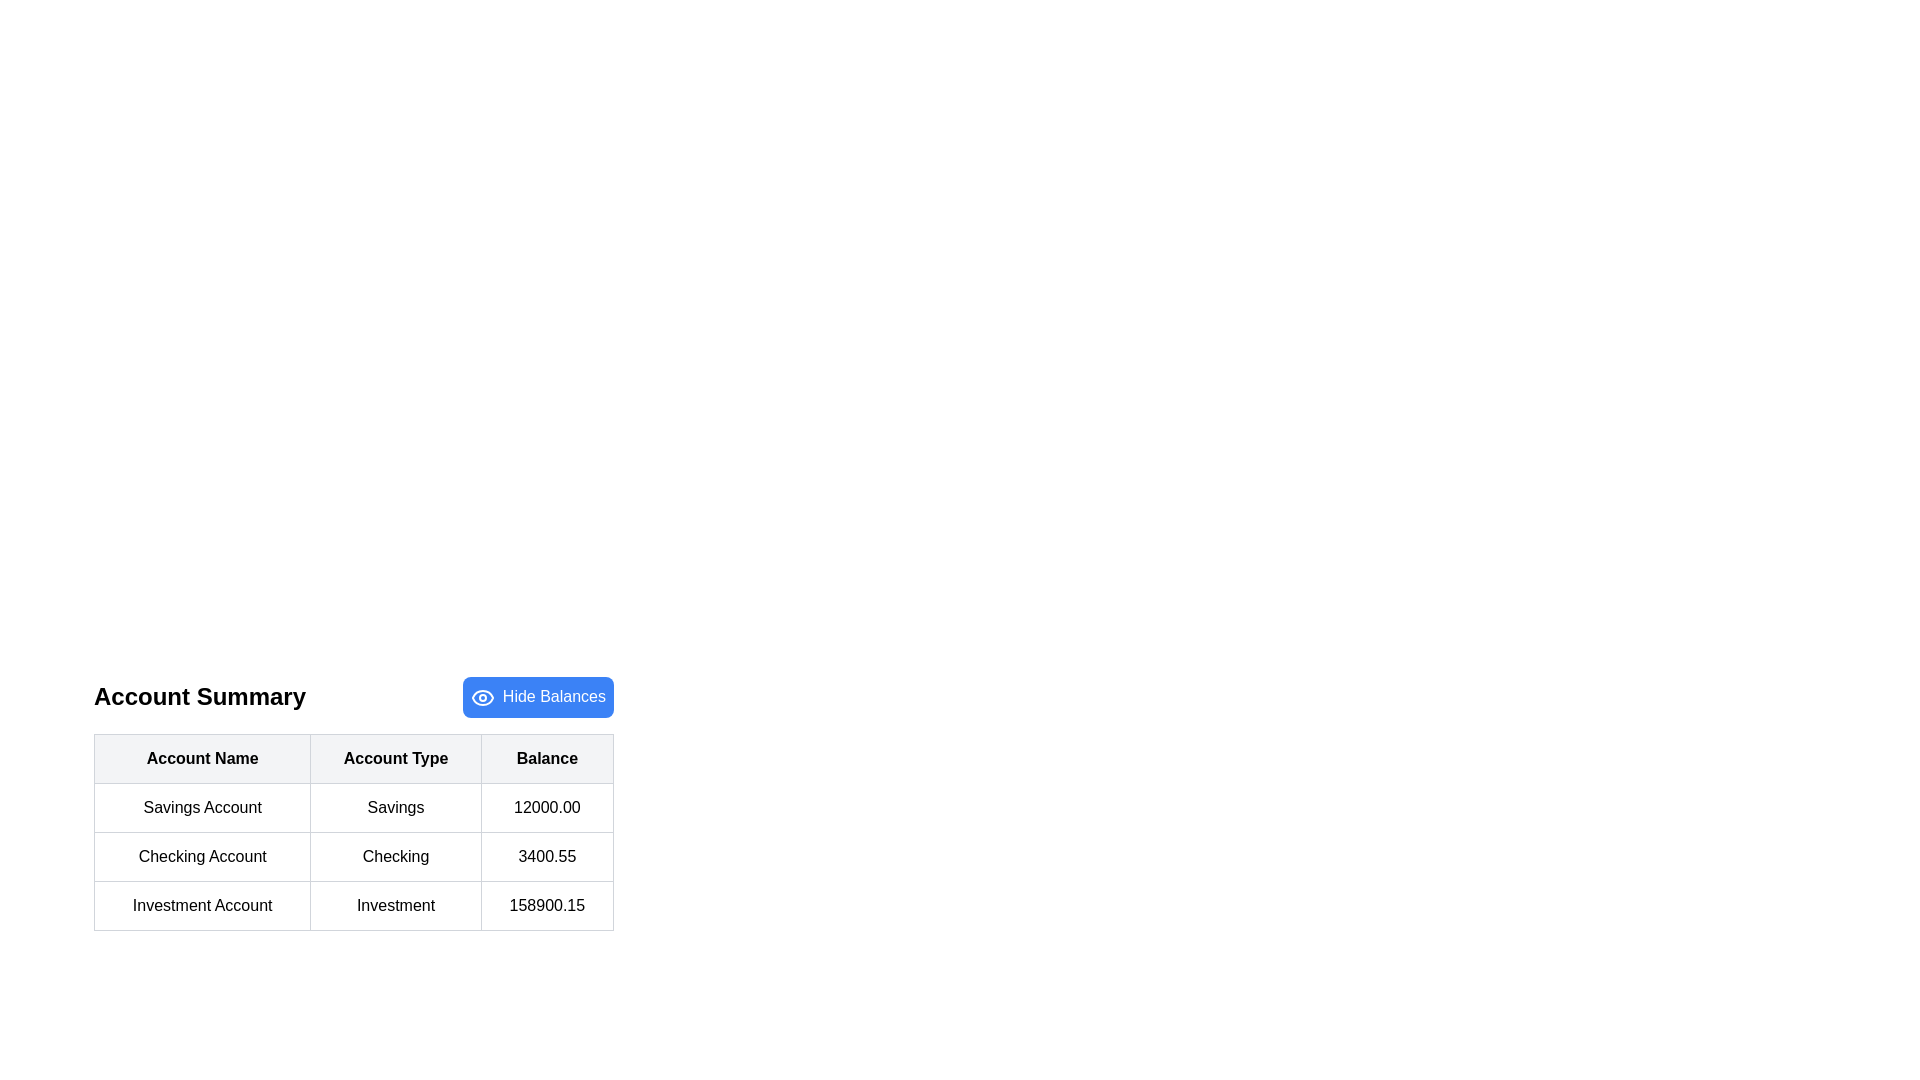 The width and height of the screenshot is (1920, 1080). I want to click on the text block displaying the numeric value '158900.15' in the 'Balance' column of the table, so click(547, 905).